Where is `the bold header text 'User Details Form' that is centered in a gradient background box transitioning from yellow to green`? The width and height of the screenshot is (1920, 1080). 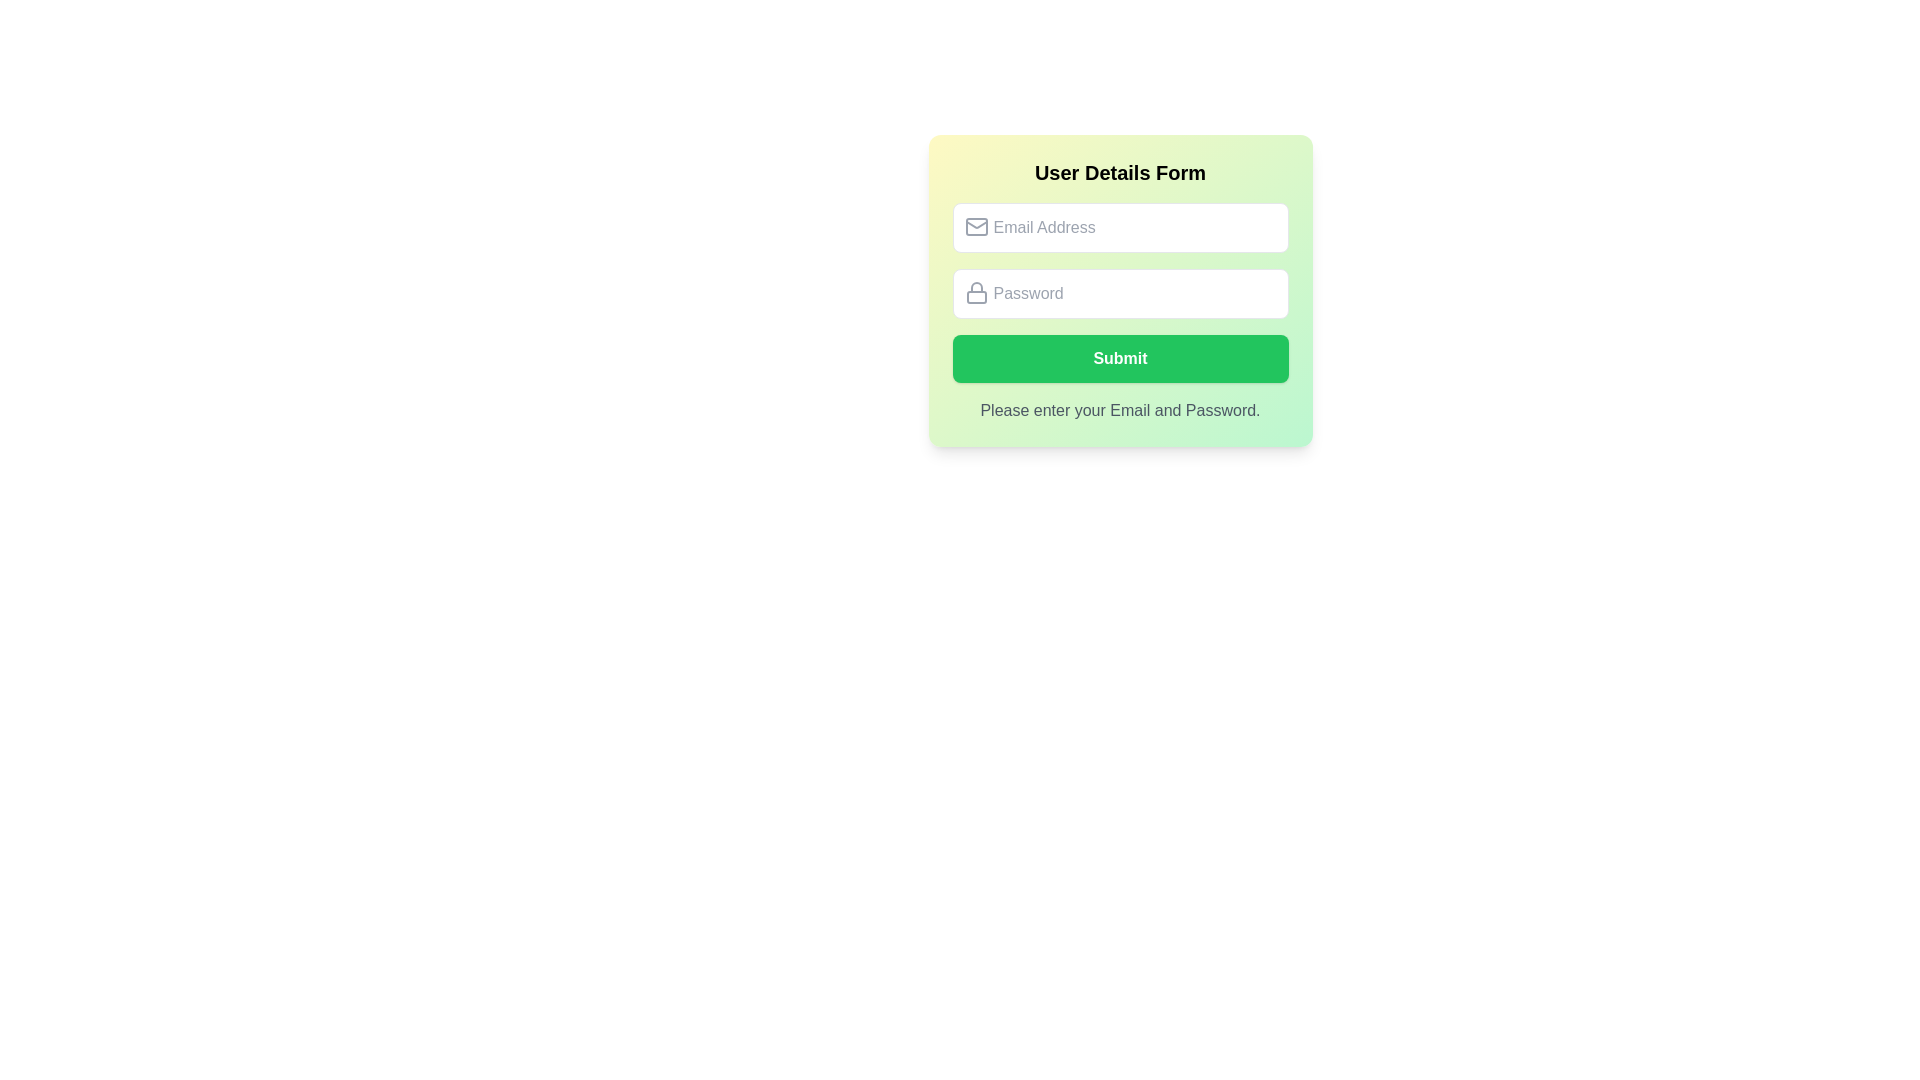
the bold header text 'User Details Form' that is centered in a gradient background box transitioning from yellow to green is located at coordinates (1120, 172).